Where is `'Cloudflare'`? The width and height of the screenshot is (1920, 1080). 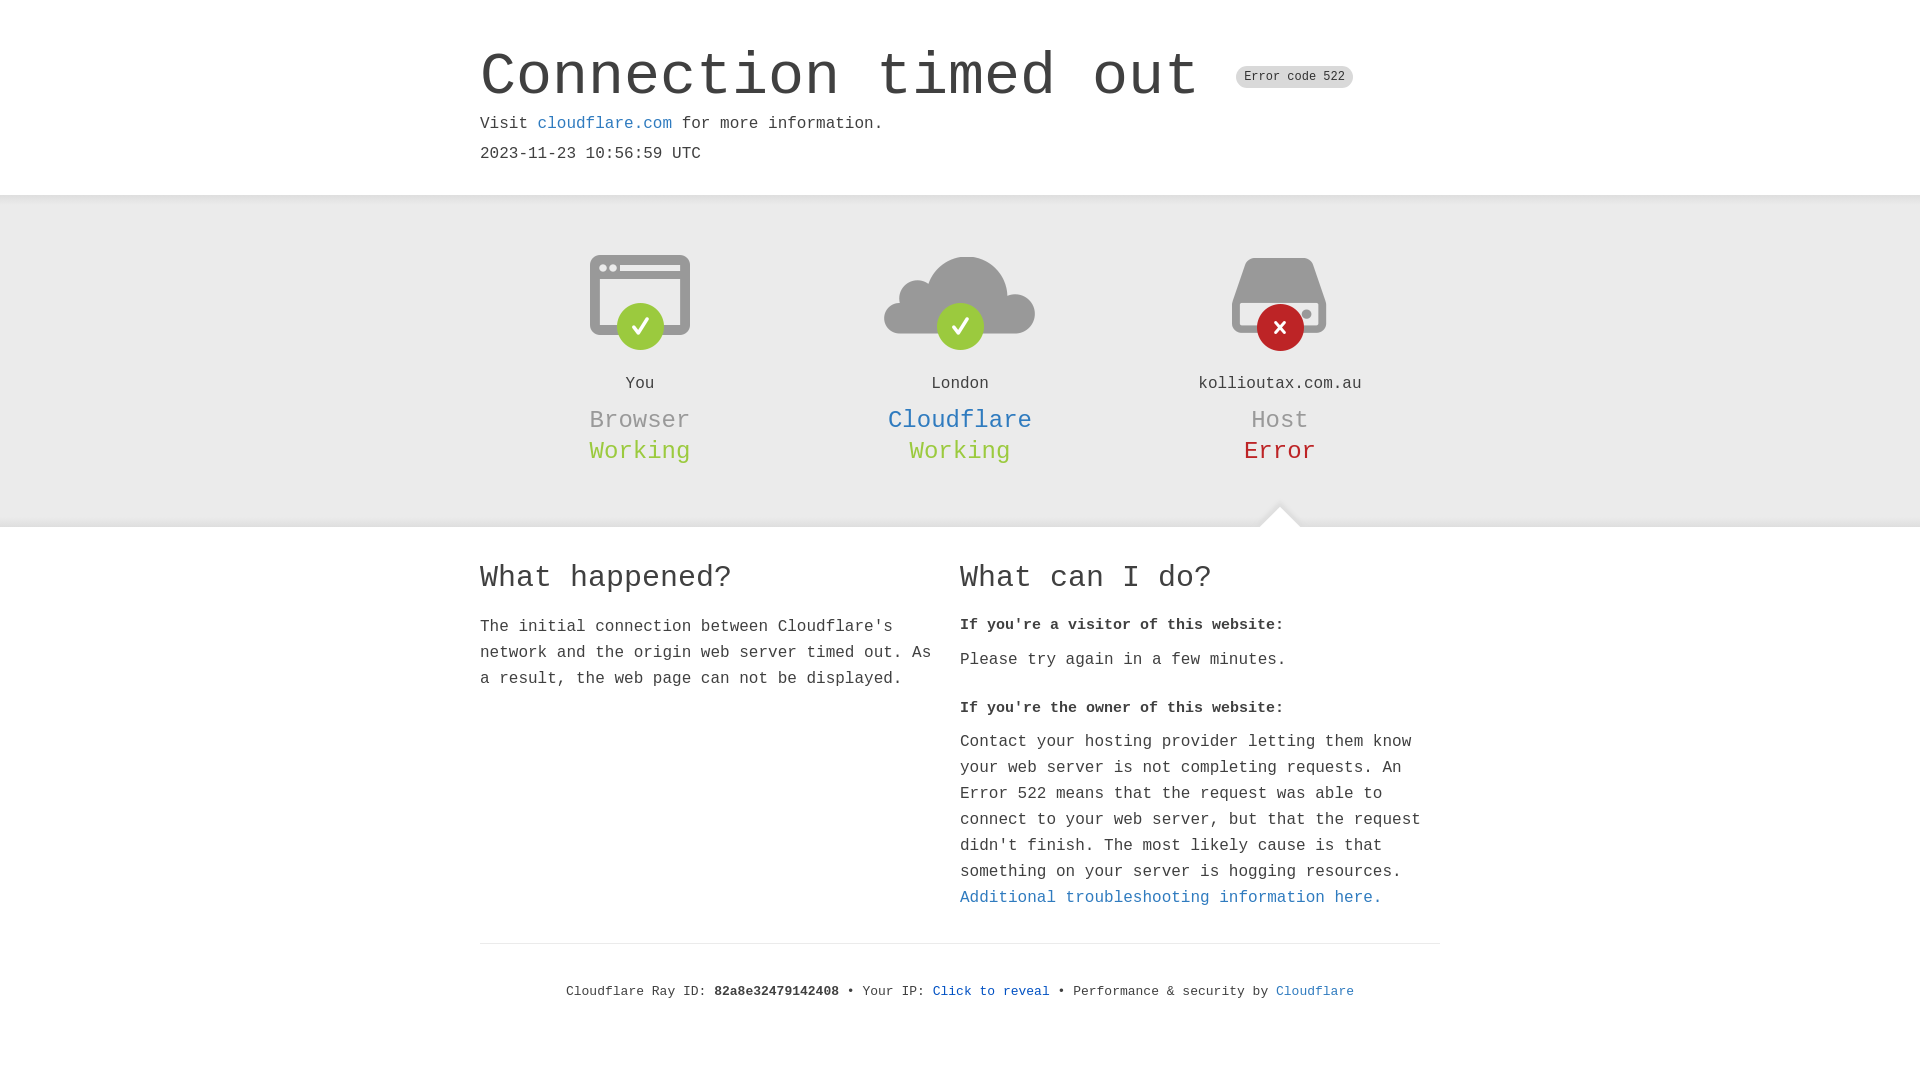
'Cloudflare' is located at coordinates (960, 419).